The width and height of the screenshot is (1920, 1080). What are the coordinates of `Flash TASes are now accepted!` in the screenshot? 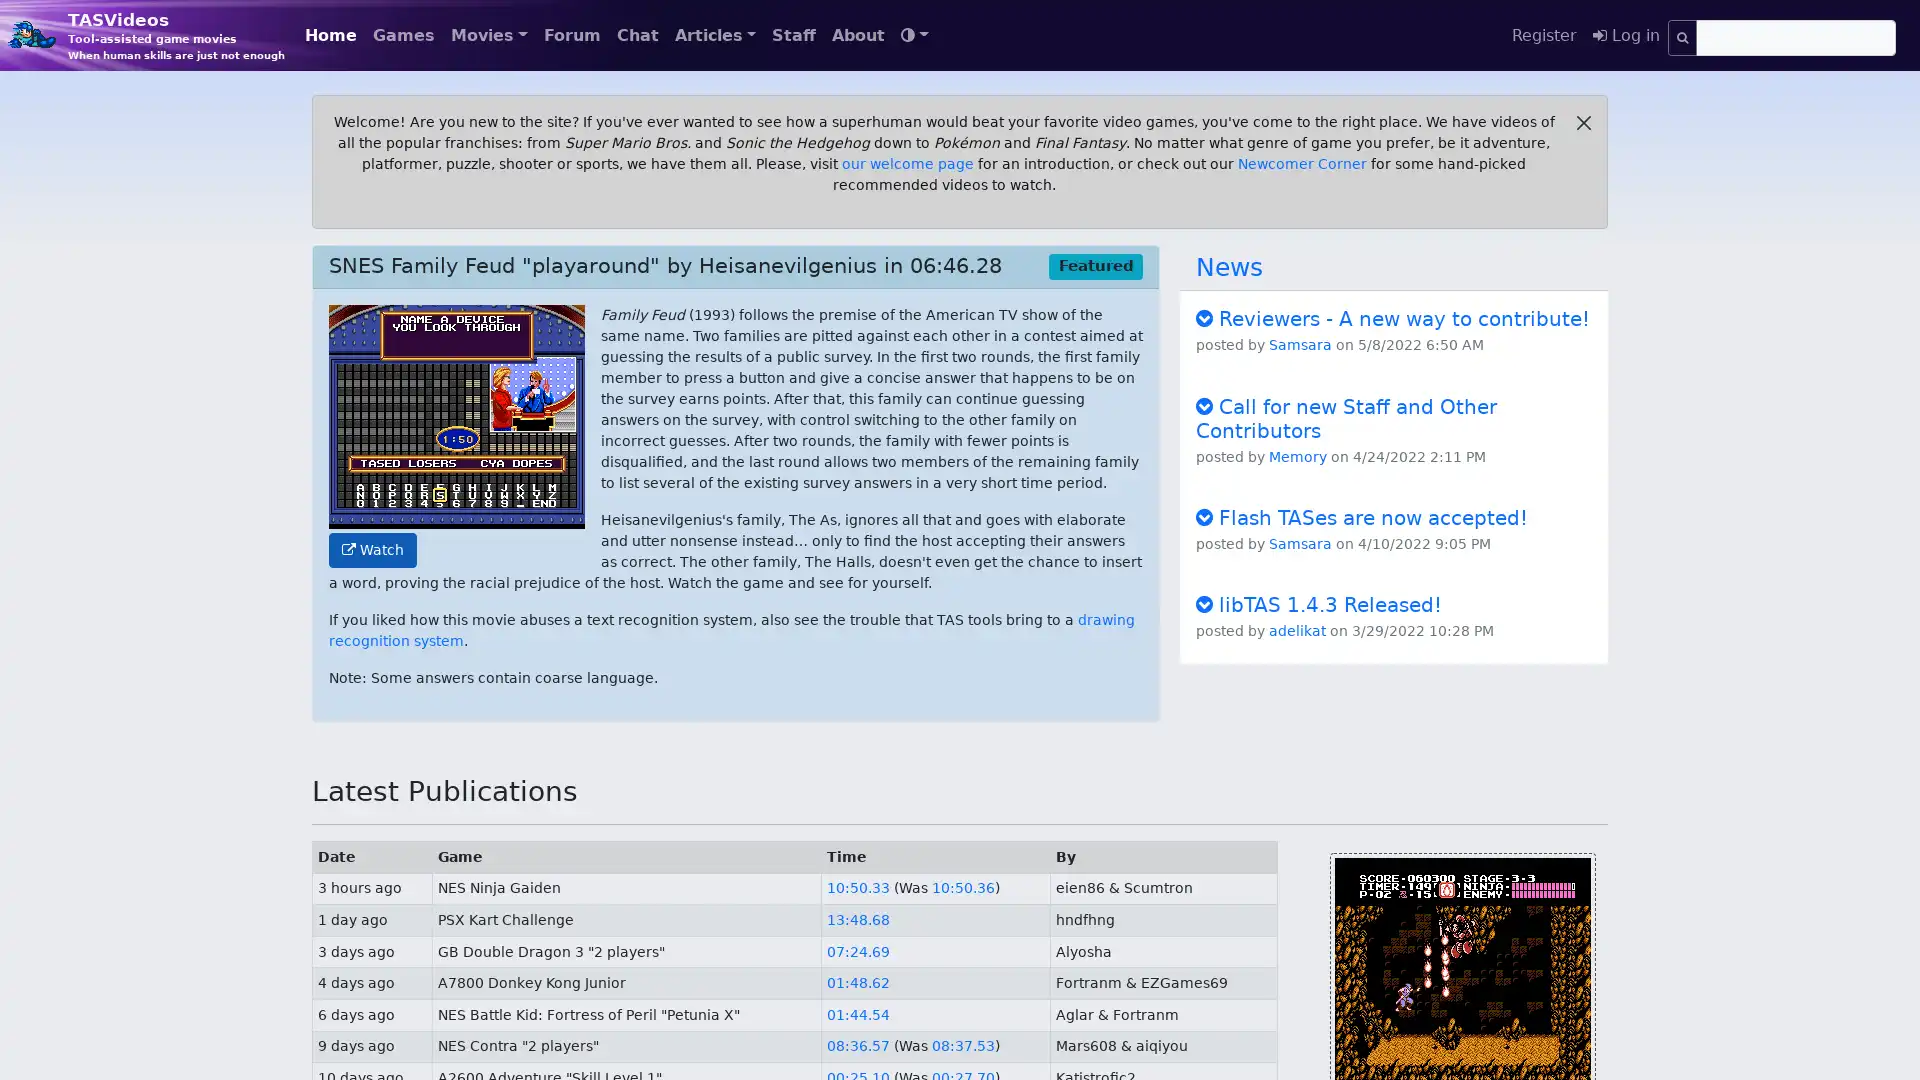 It's located at (1361, 515).